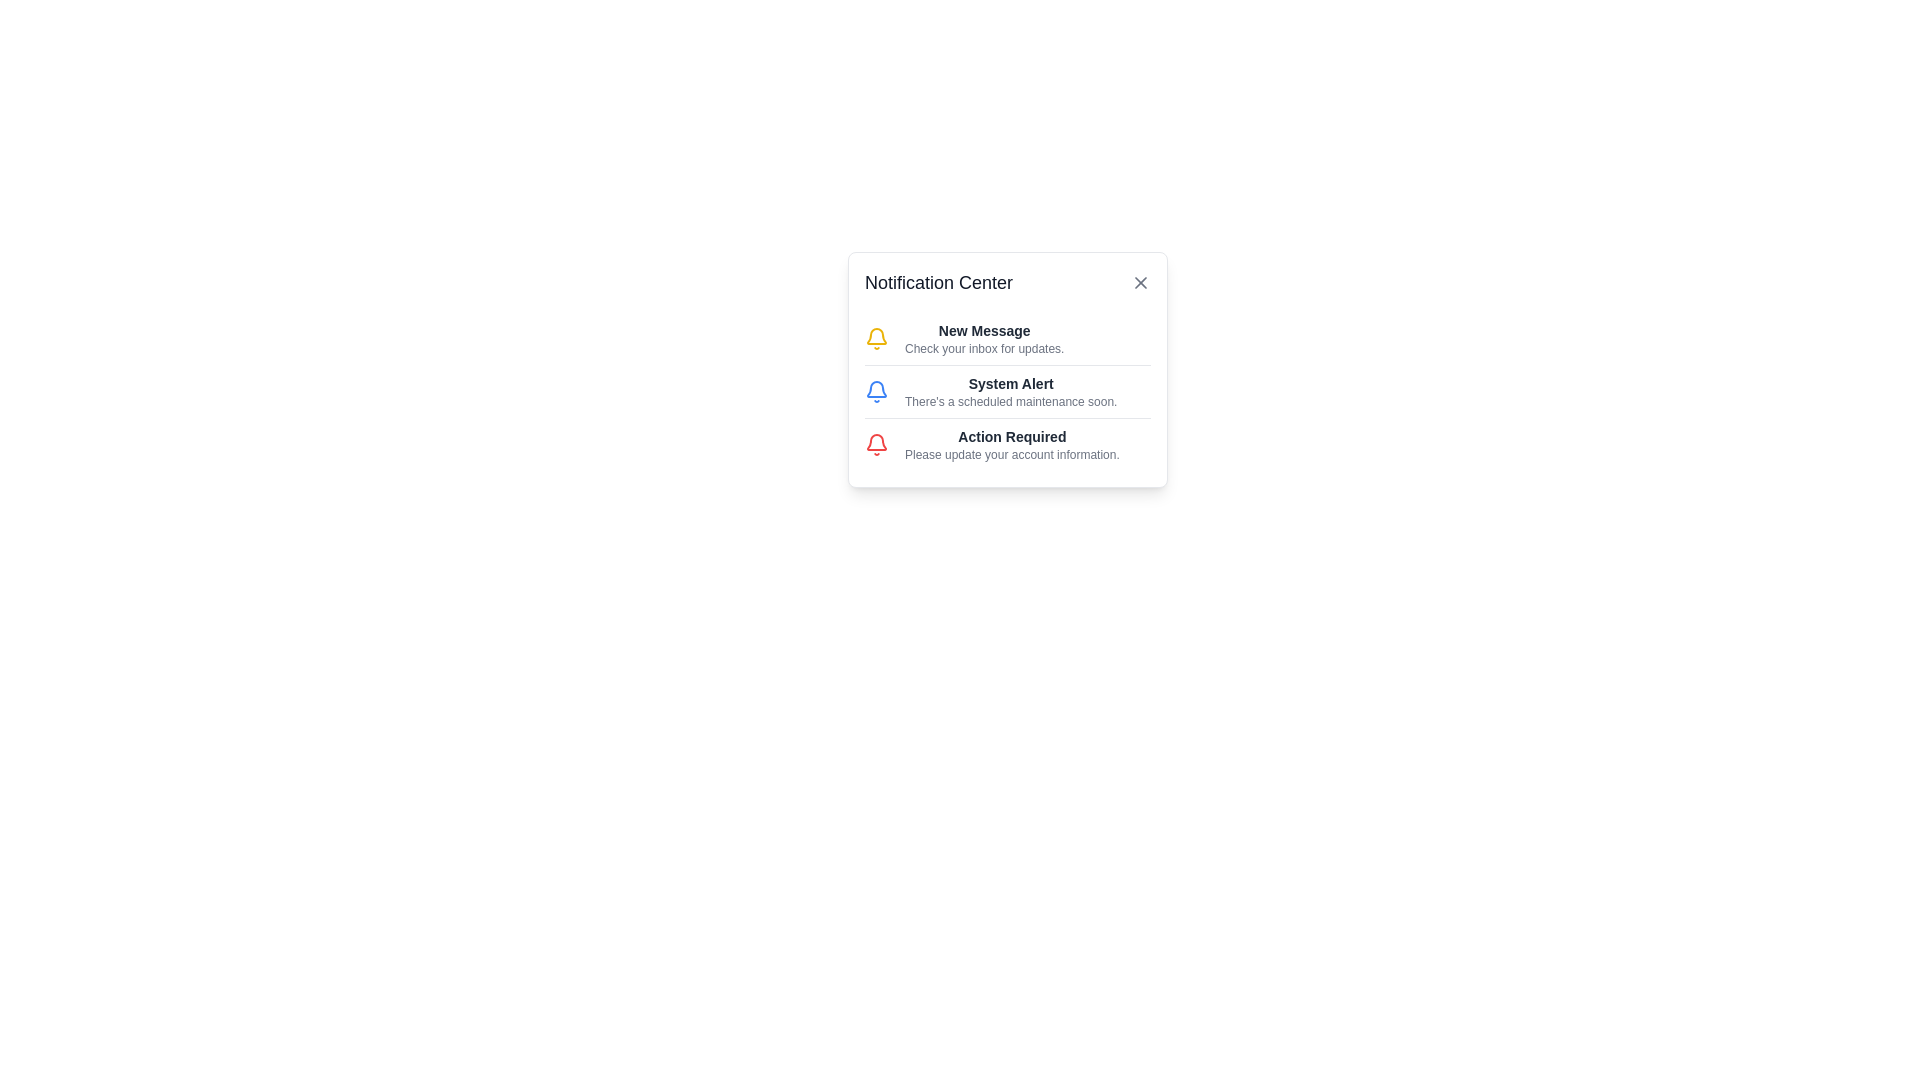  What do you see at coordinates (877, 443) in the screenshot?
I see `the red bell-shaped icon located at the leftmost position in the 'Action Required' row, which prompts to update account information` at bounding box center [877, 443].